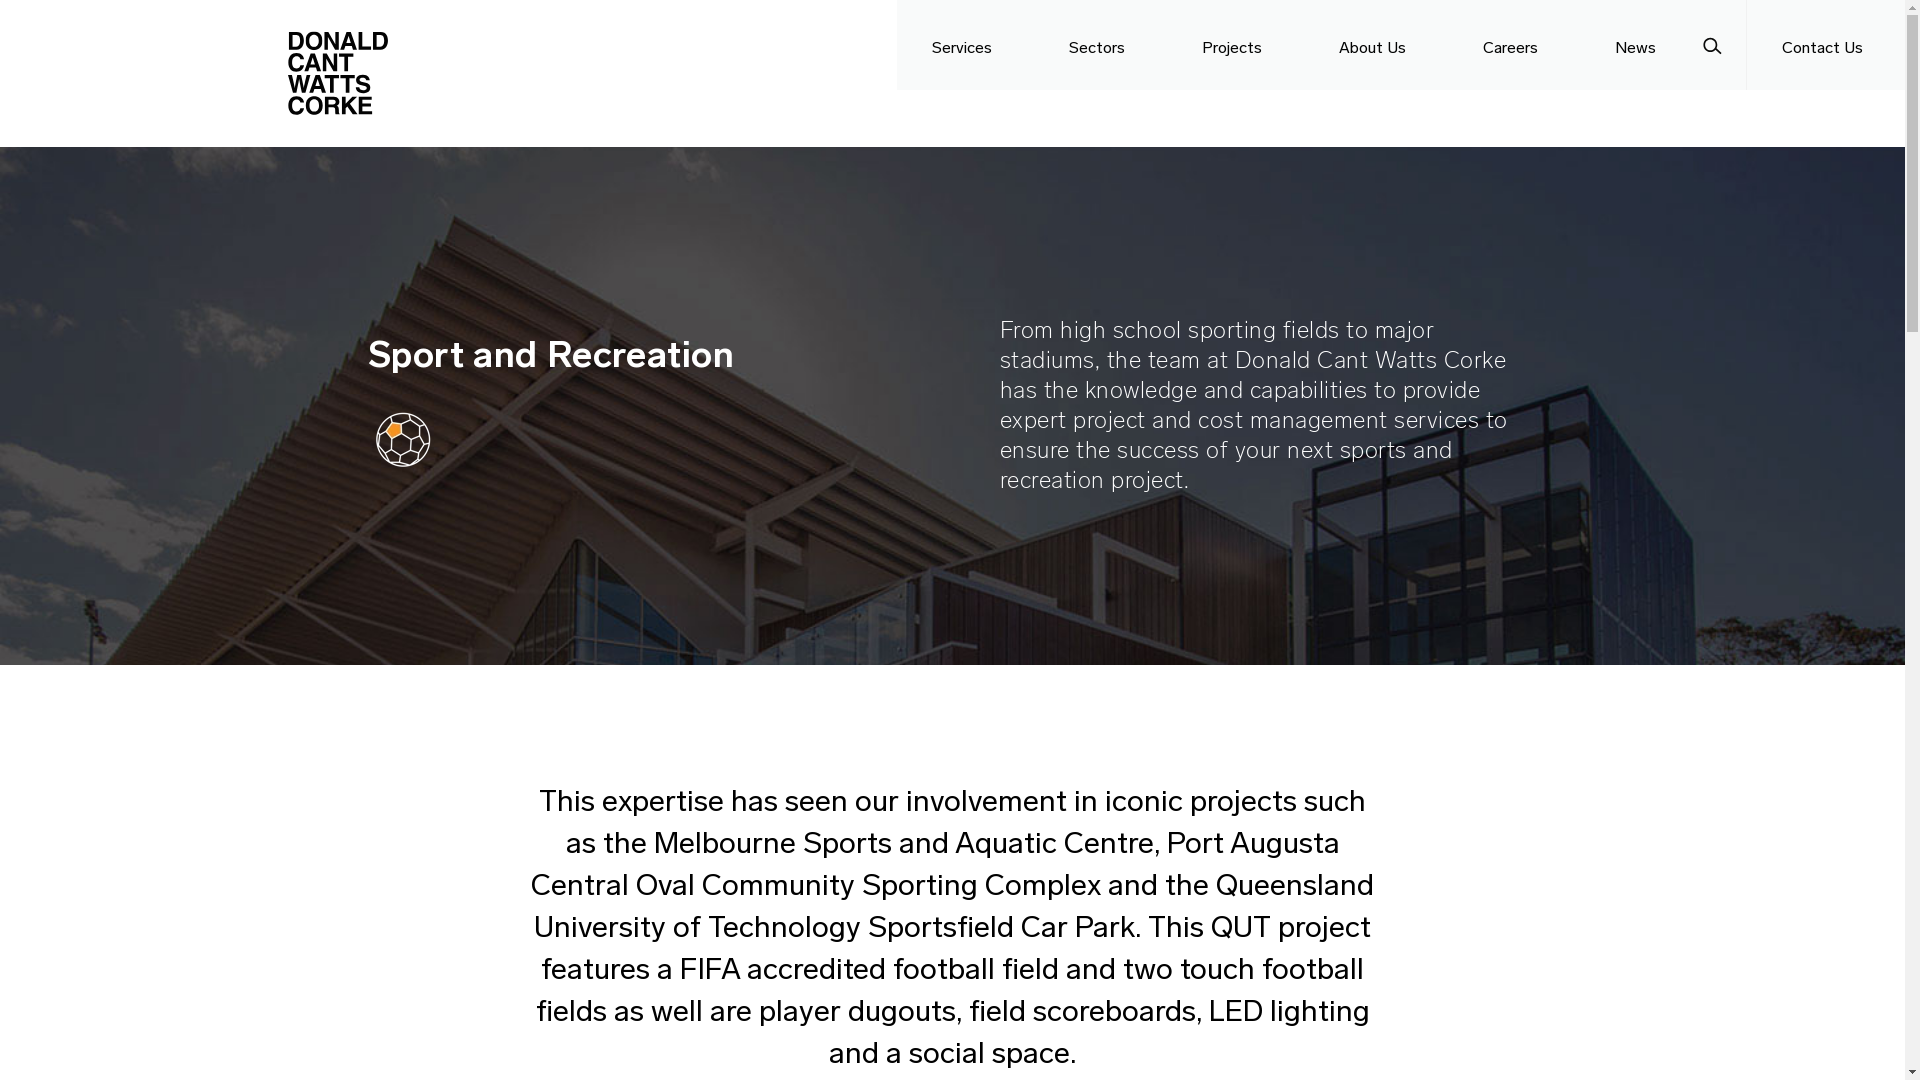  What do you see at coordinates (1166, 45) in the screenshot?
I see `'Projects'` at bounding box center [1166, 45].